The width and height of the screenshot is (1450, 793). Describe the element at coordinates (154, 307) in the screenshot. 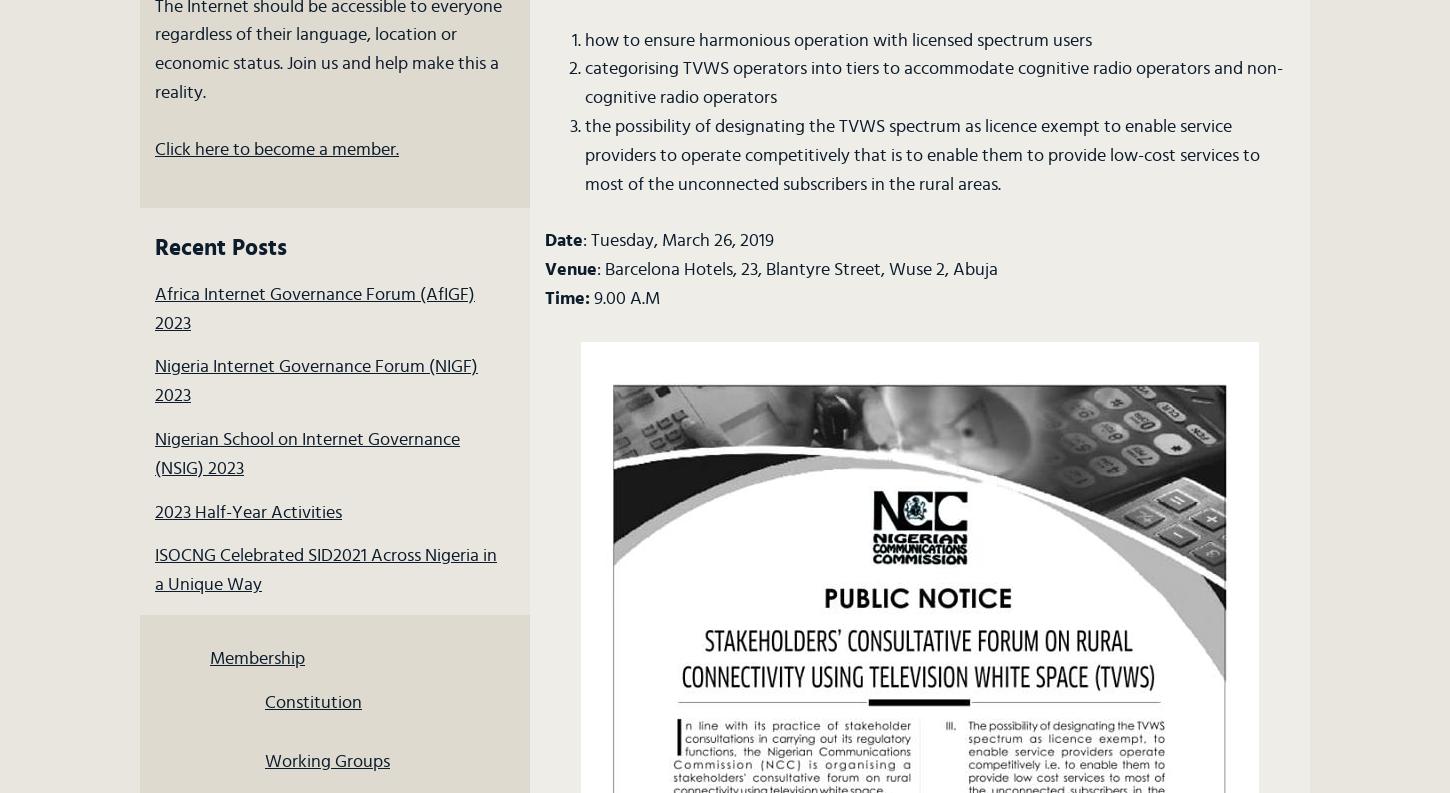

I see `'Africa Internet Governance Forum (AfIGF) 2023'` at that location.